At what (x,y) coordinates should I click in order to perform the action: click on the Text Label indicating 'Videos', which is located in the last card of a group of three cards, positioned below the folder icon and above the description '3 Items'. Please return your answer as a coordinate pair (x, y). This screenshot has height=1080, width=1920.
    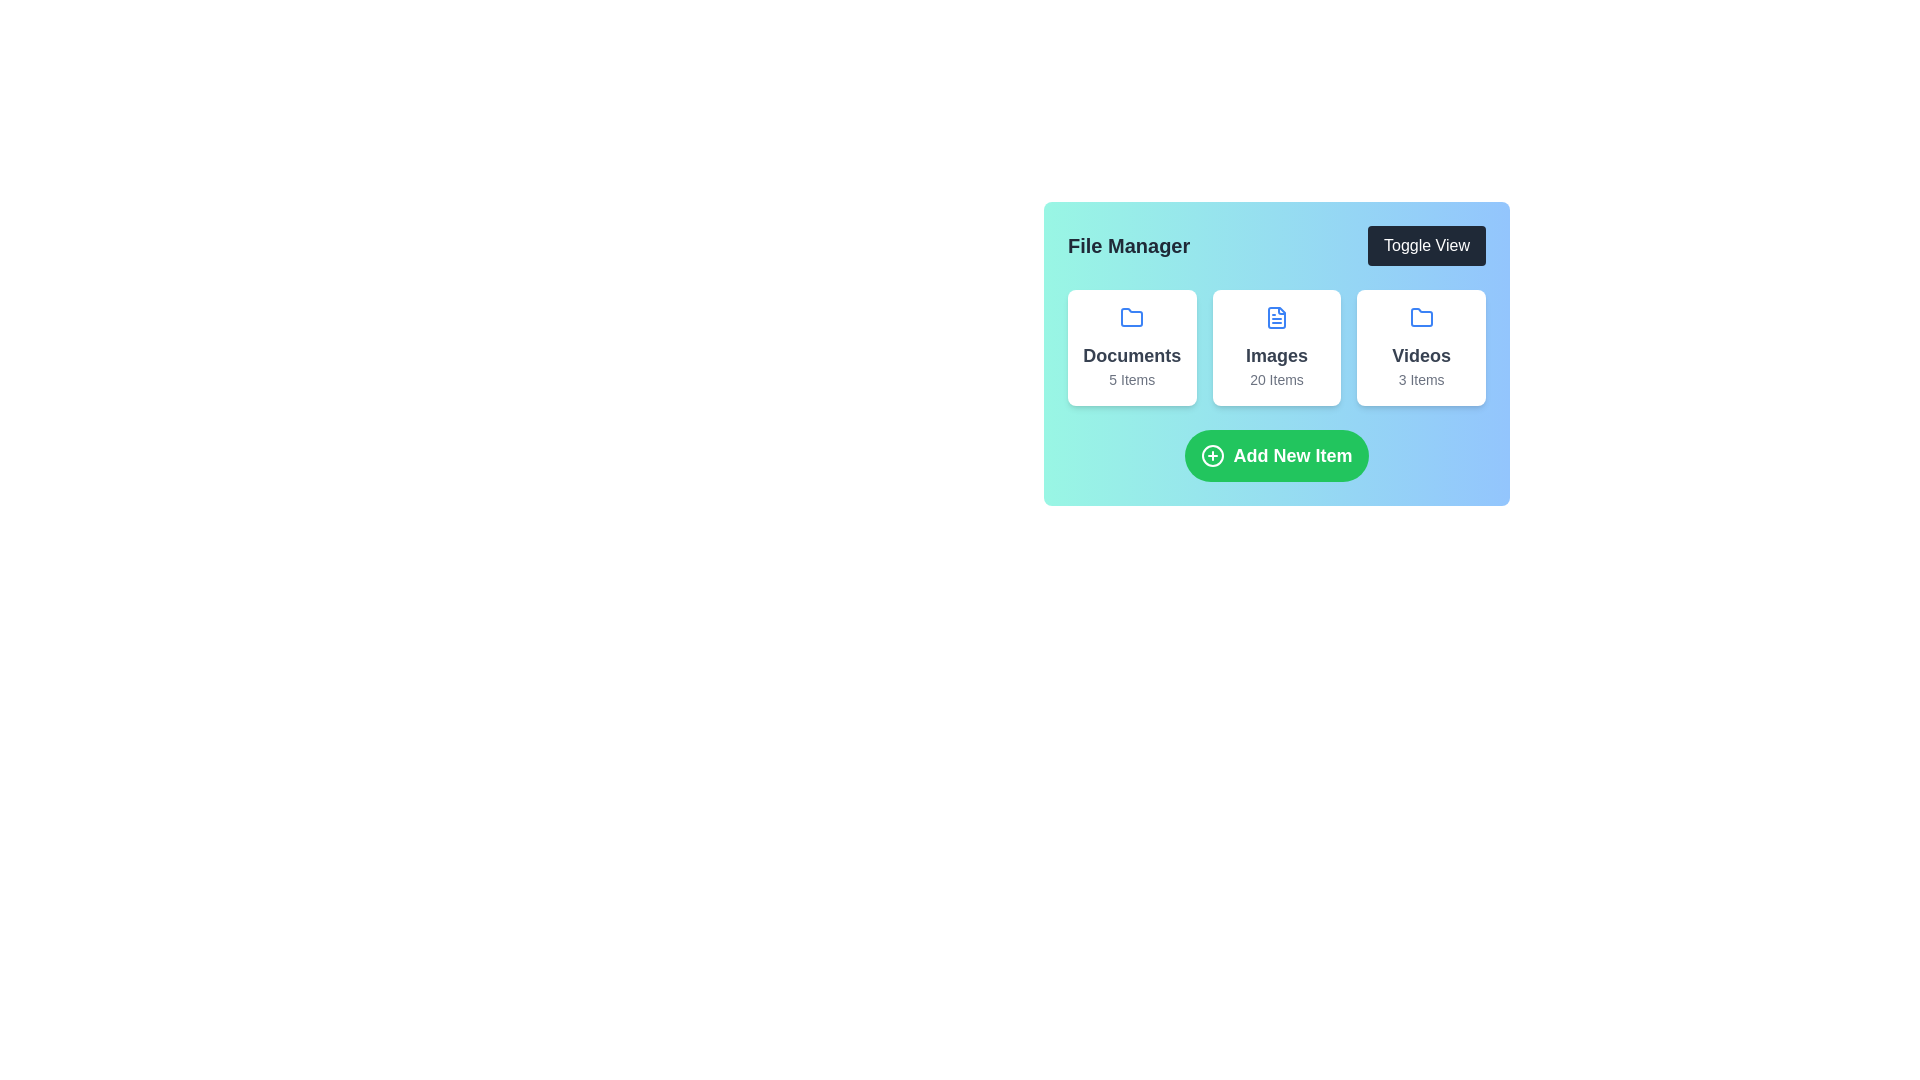
    Looking at the image, I should click on (1420, 354).